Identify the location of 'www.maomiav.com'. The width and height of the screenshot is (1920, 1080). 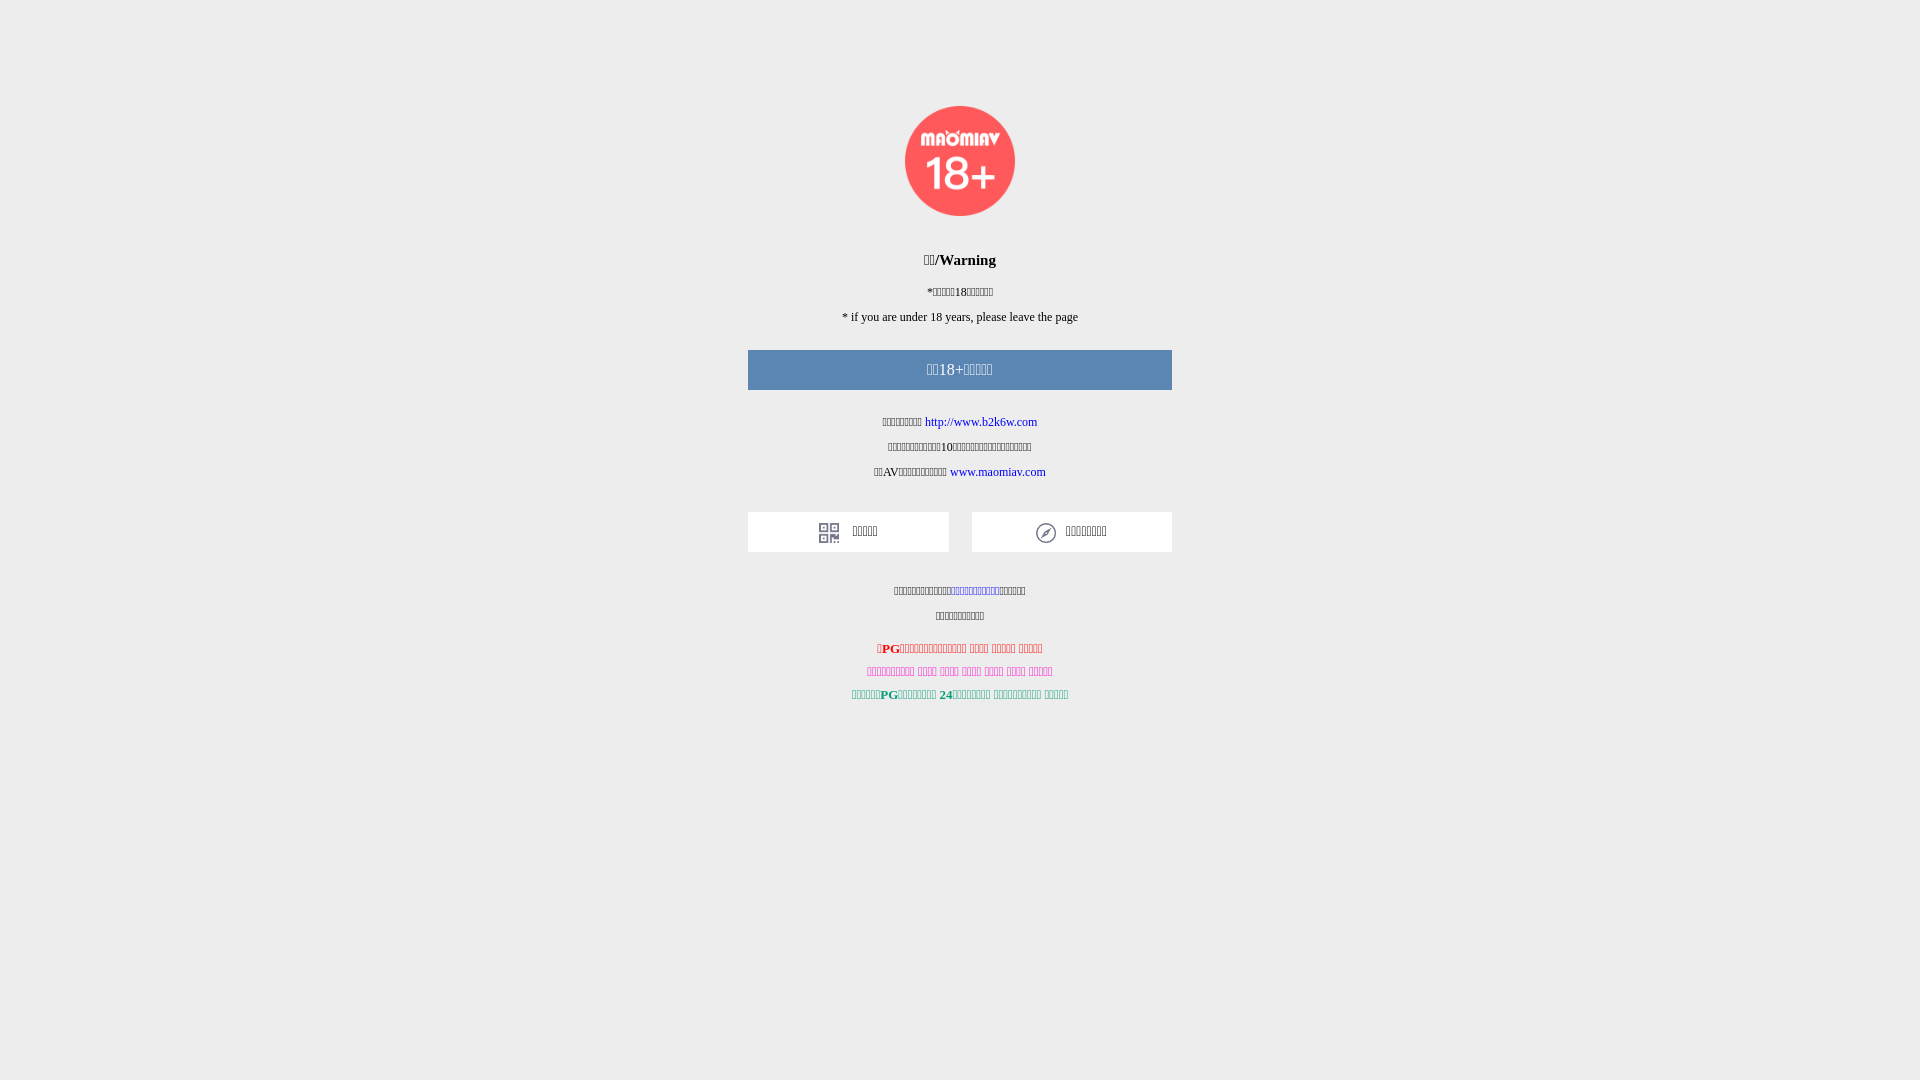
(949, 471).